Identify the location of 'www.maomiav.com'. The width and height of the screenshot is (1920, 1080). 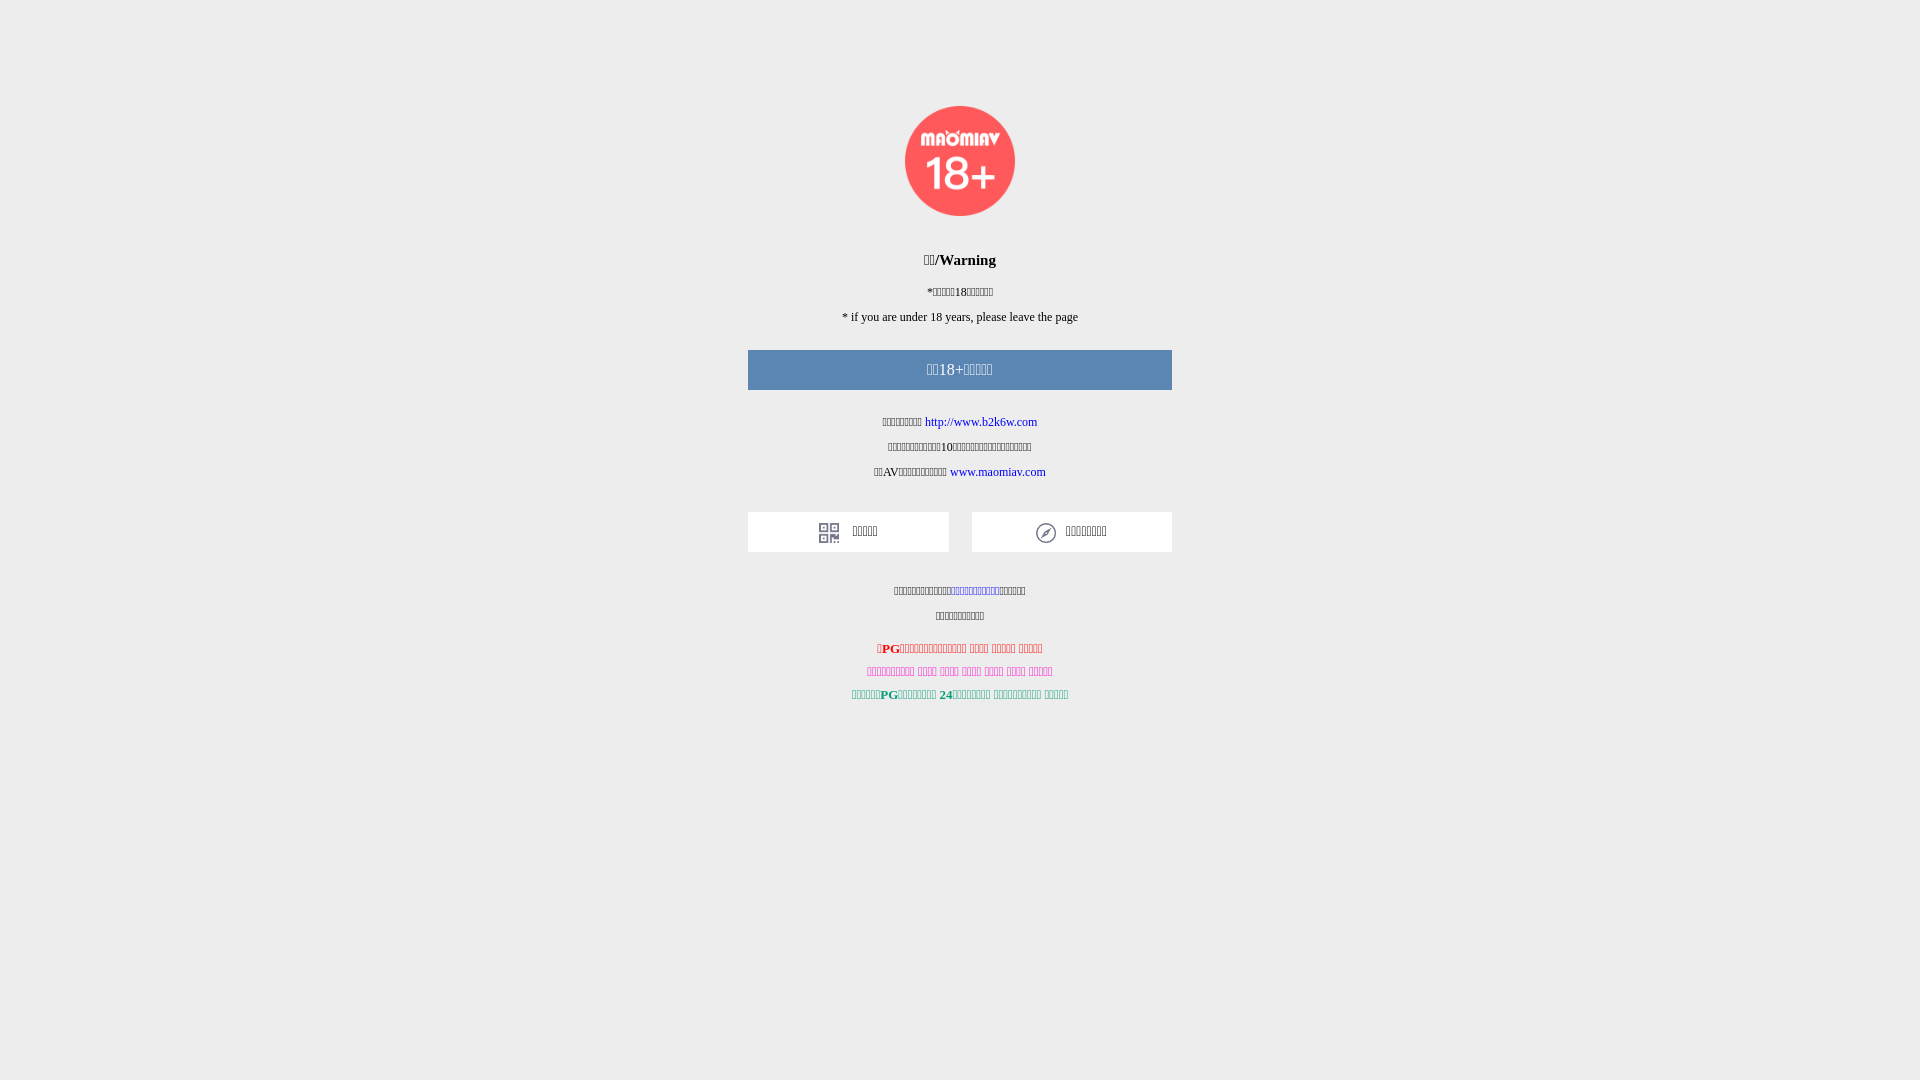
(949, 471).